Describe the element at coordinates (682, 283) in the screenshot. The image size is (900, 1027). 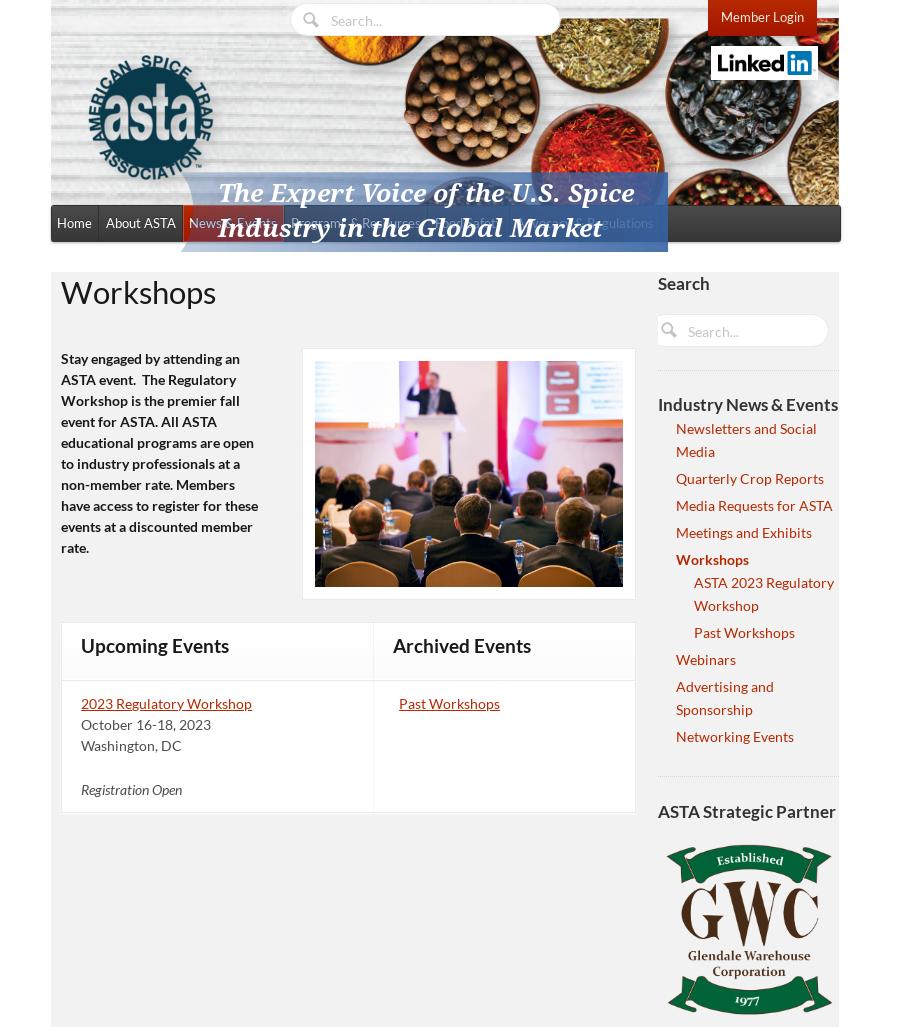
I see `'Search'` at that location.